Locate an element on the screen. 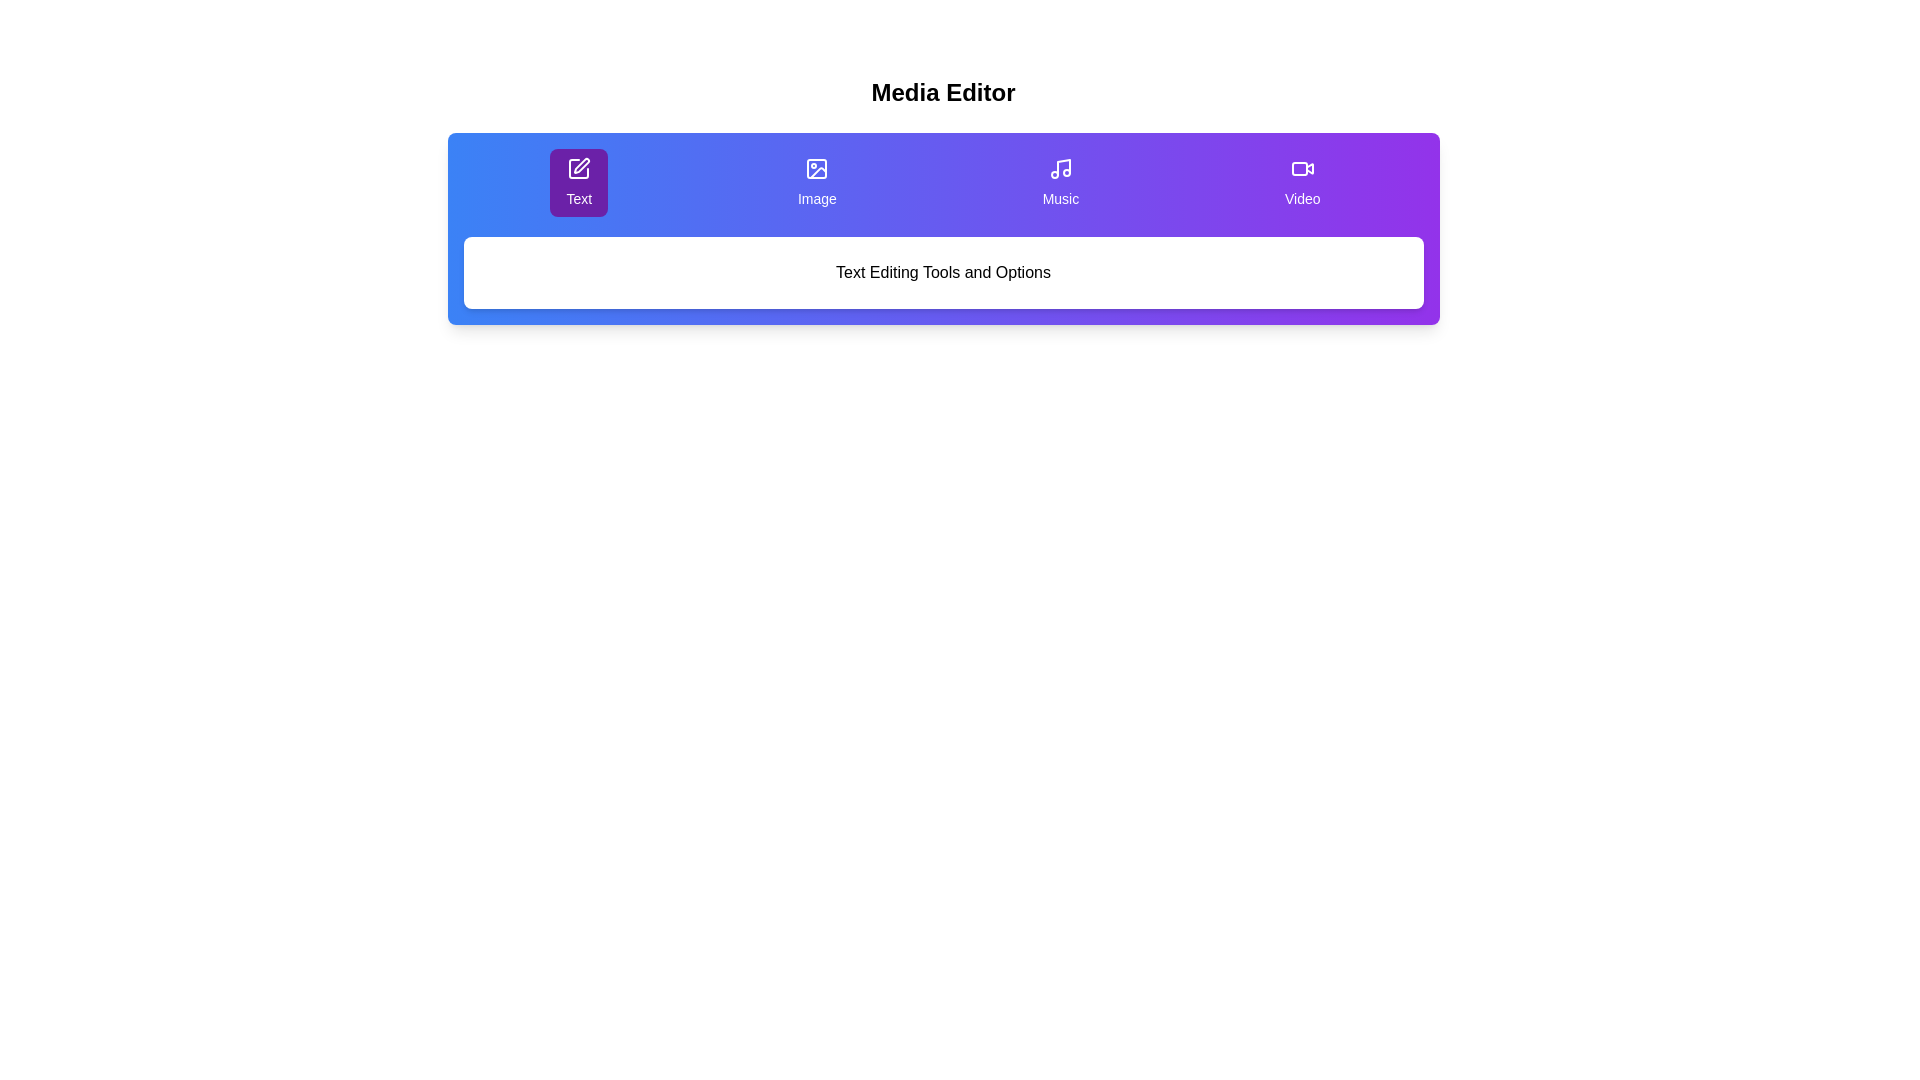  the pen icon representing the edit tool located in the top-left section of the toolbar is located at coordinates (581, 164).